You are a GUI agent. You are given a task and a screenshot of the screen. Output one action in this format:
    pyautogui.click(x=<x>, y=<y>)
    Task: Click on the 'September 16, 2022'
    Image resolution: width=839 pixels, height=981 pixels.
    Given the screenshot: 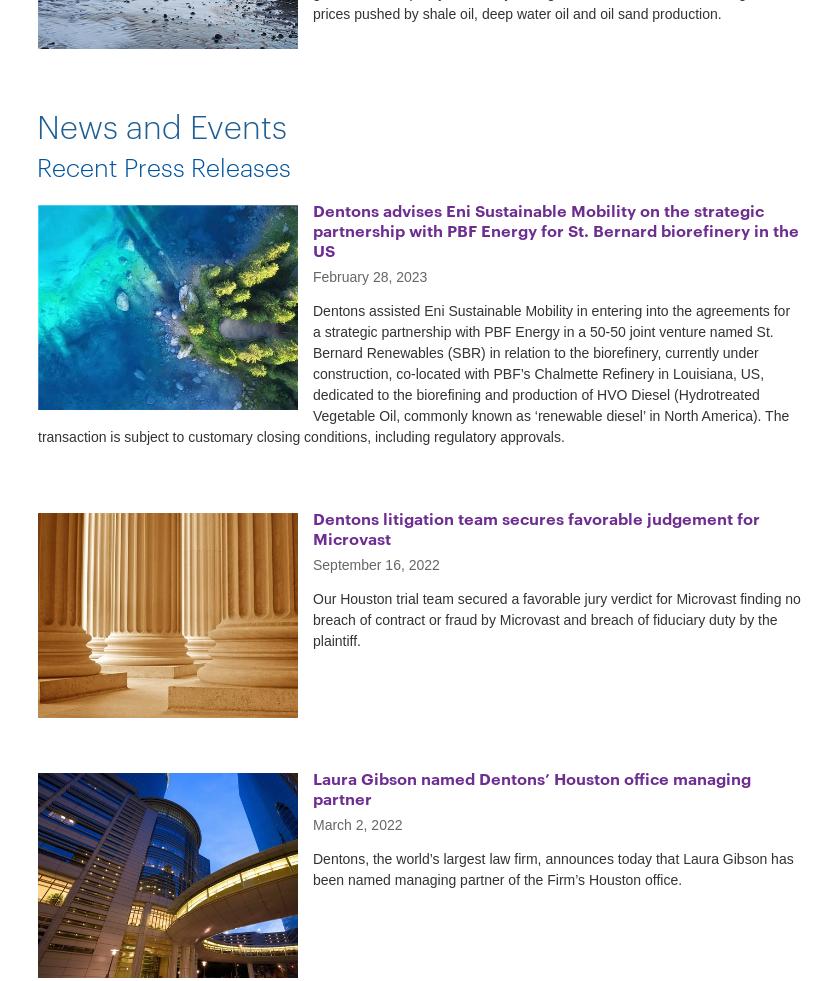 What is the action you would take?
    pyautogui.click(x=376, y=563)
    